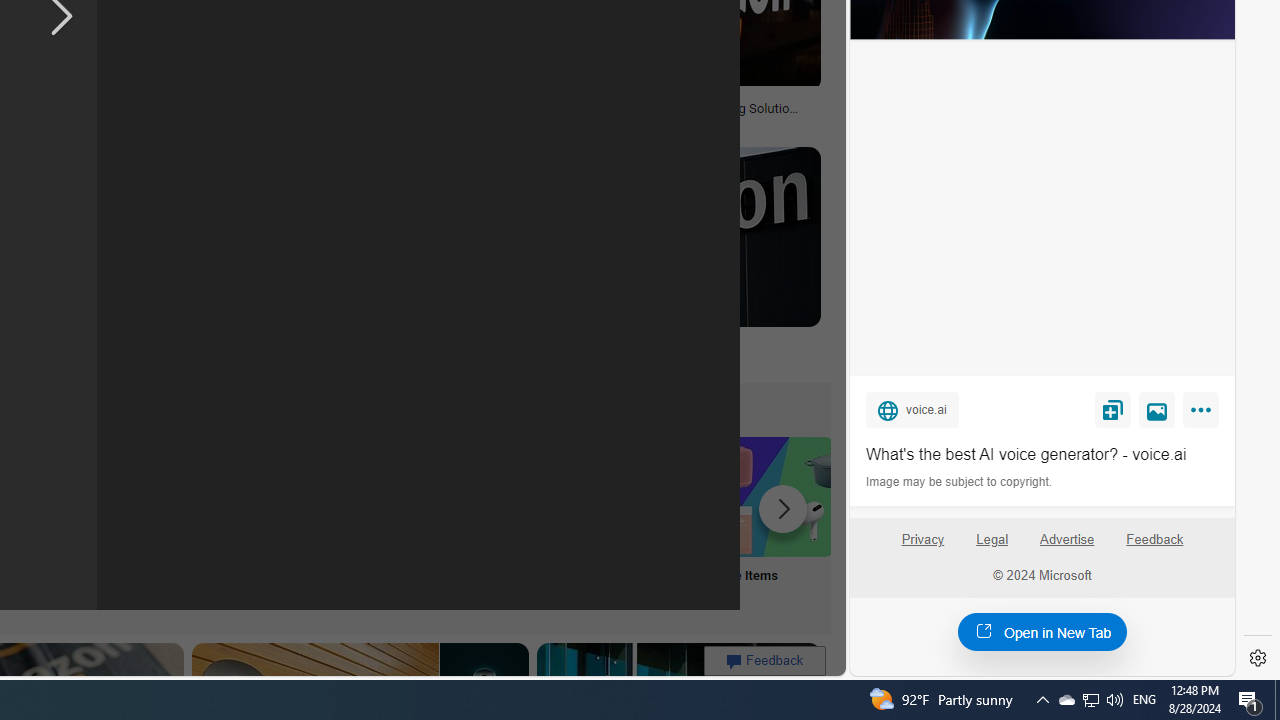 Image resolution: width=1280 pixels, height=720 pixels. I want to click on 'Privacy', so click(921, 538).